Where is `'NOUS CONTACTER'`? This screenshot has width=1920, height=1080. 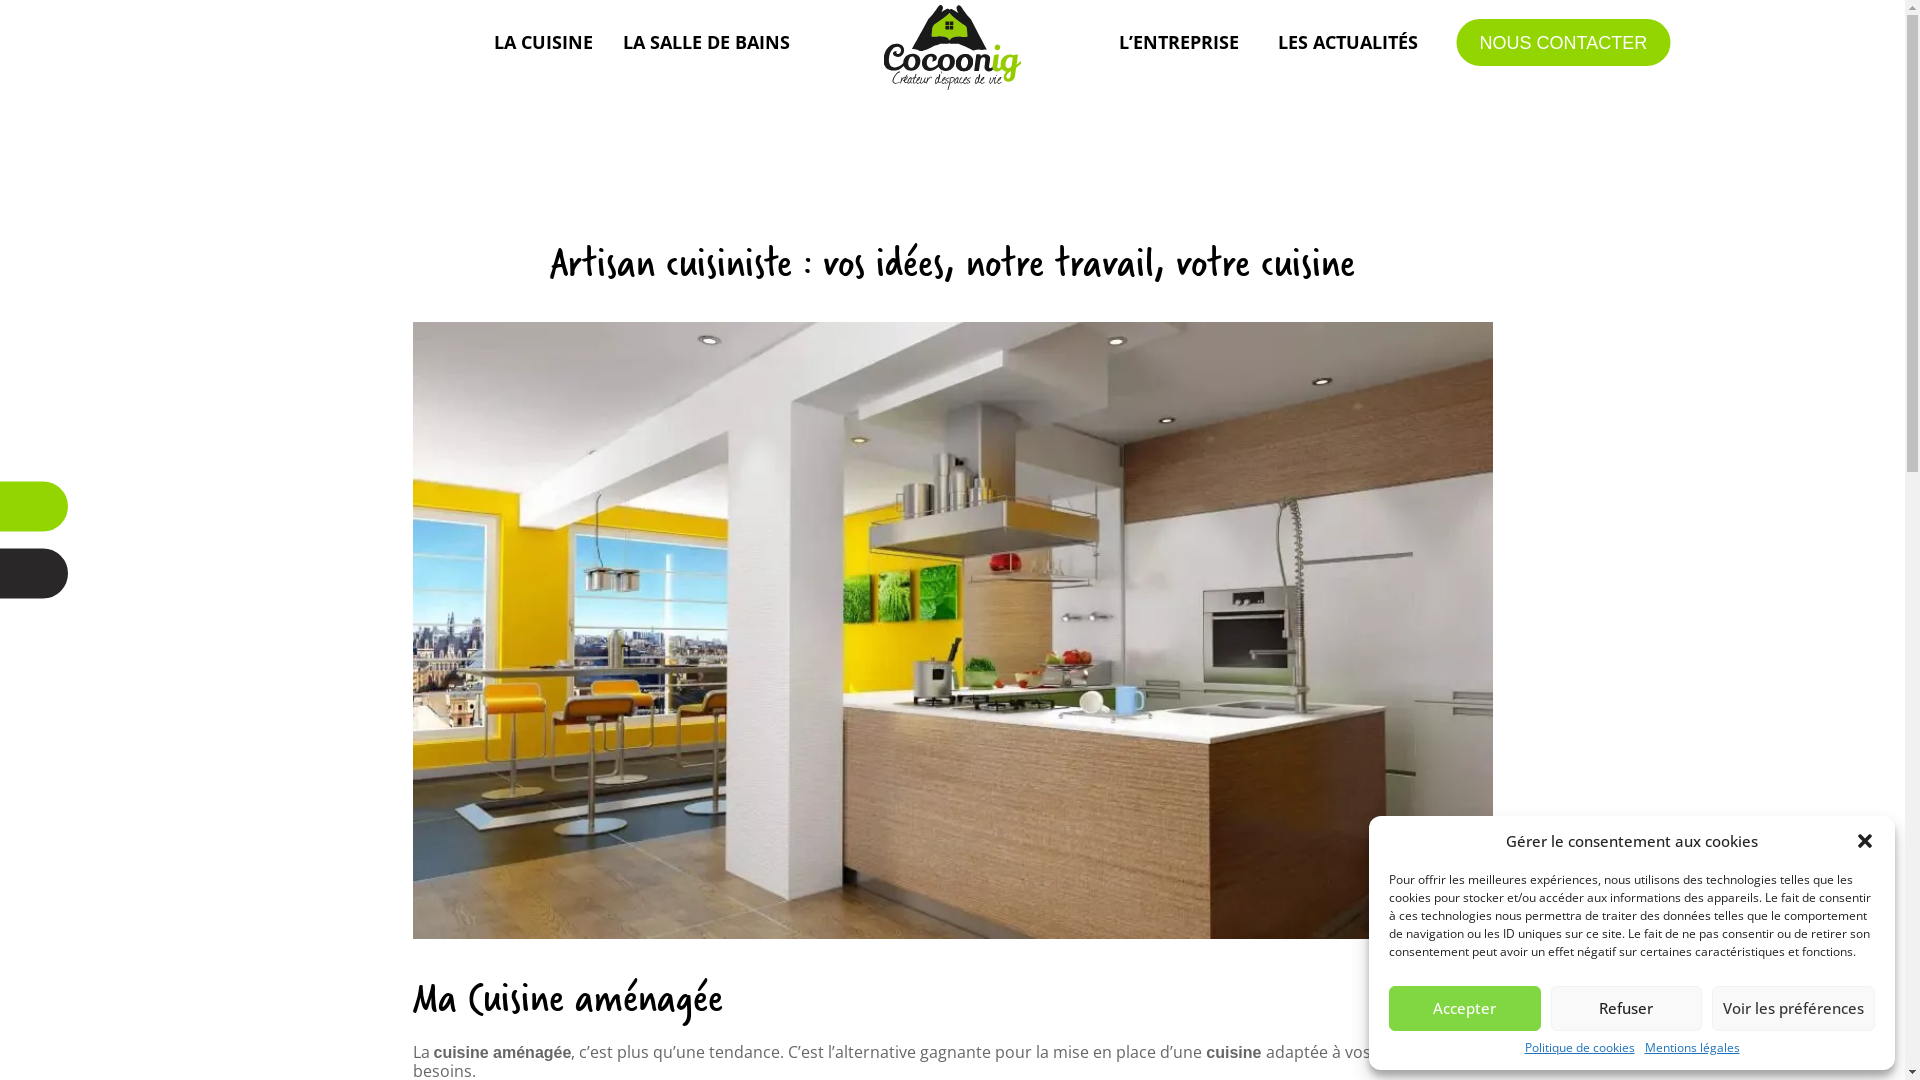
'NOUS CONTACTER' is located at coordinates (1562, 42).